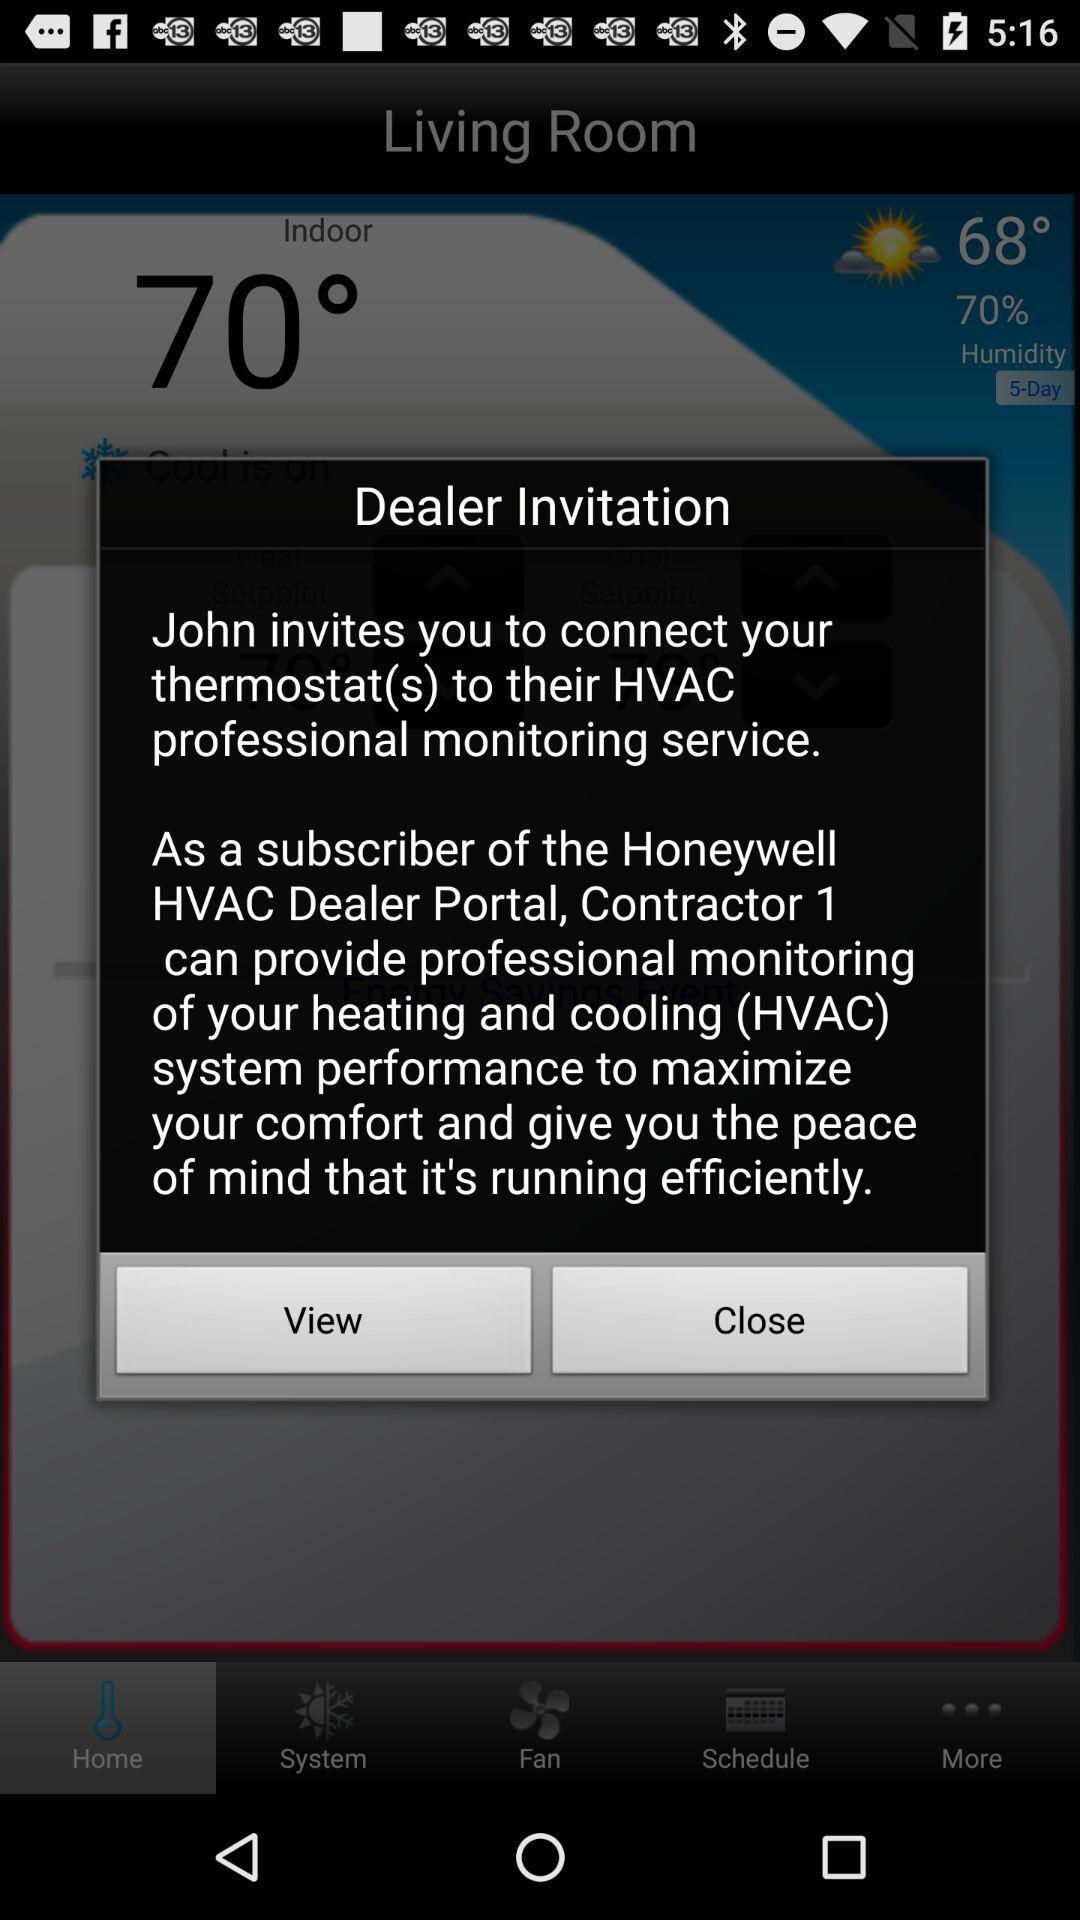  What do you see at coordinates (323, 1325) in the screenshot?
I see `button to the left of close` at bounding box center [323, 1325].